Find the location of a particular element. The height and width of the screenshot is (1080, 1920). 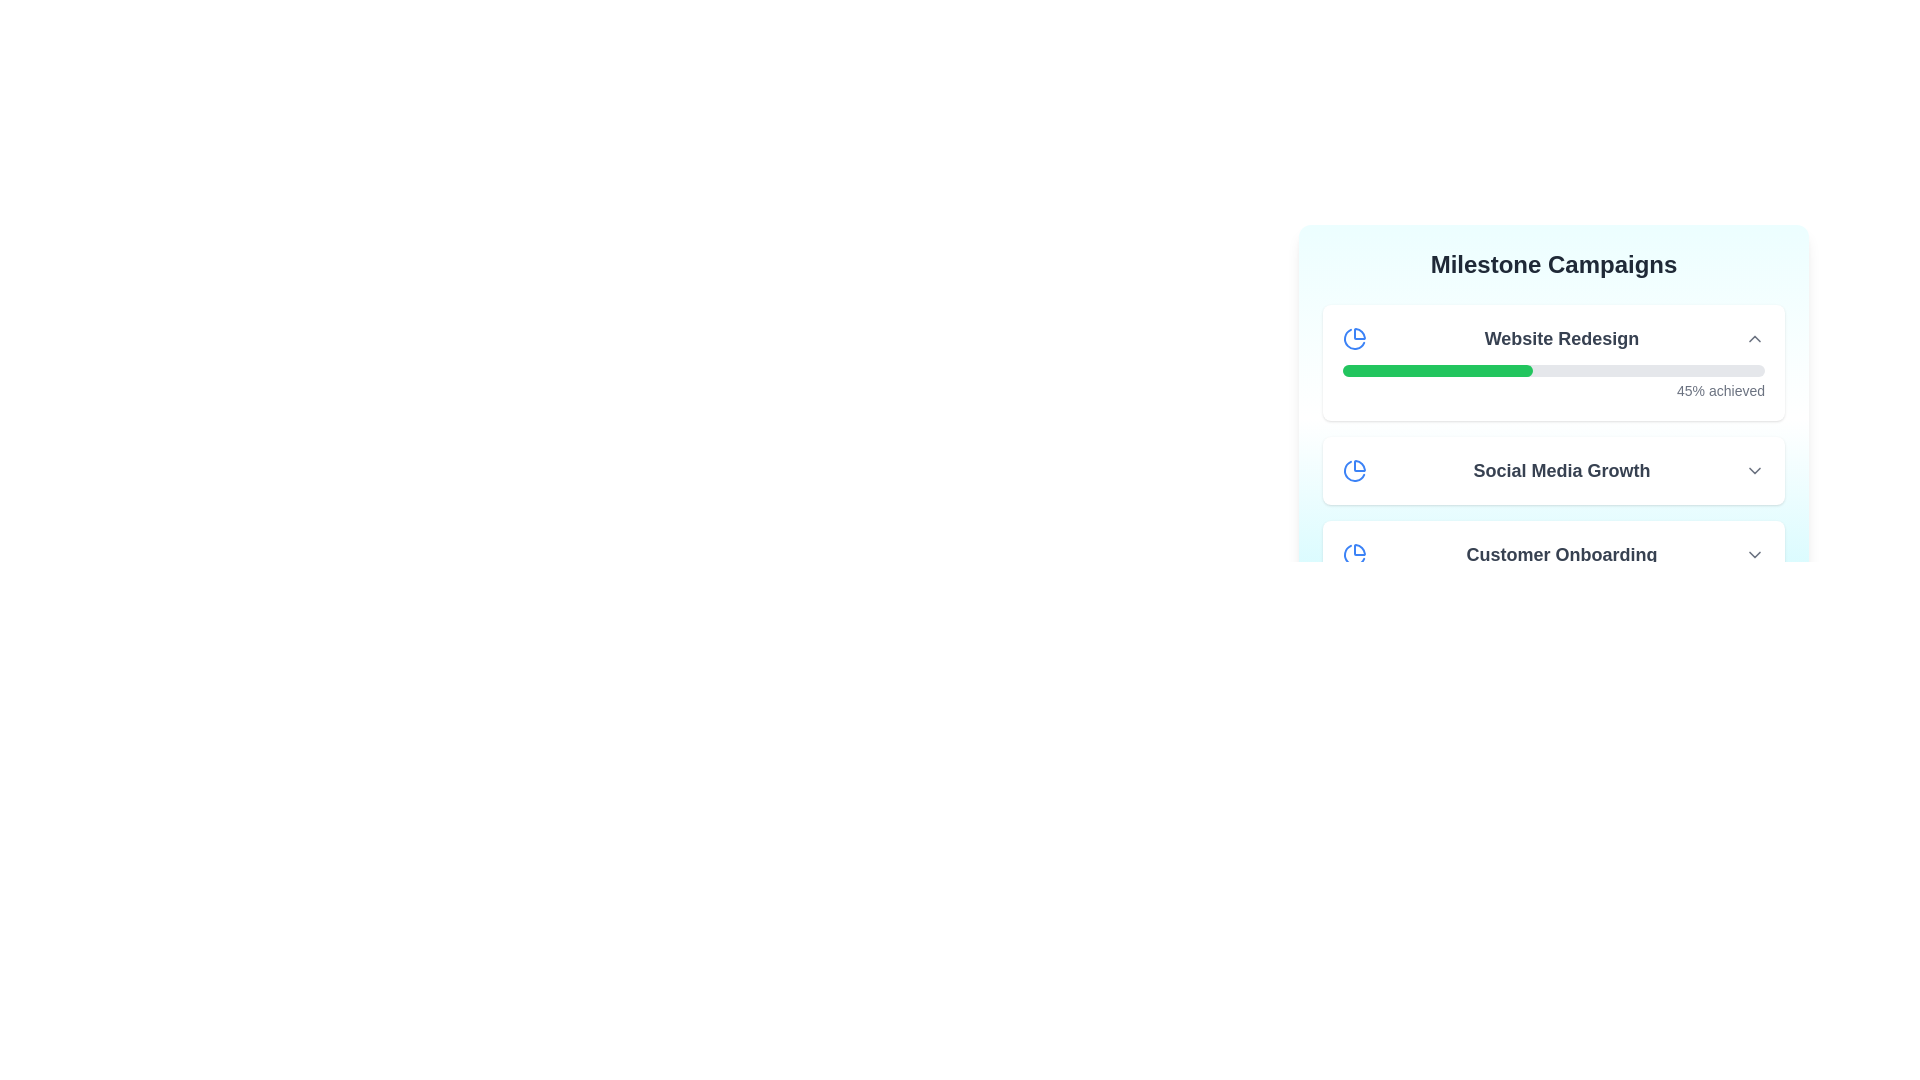

the Informational Card with a Progress Bar that updates on the progress of the 'Website Redesign' campaign, which is the first card in the vertical stack of progress cards titled 'Milestone Campaigns' is located at coordinates (1553, 362).